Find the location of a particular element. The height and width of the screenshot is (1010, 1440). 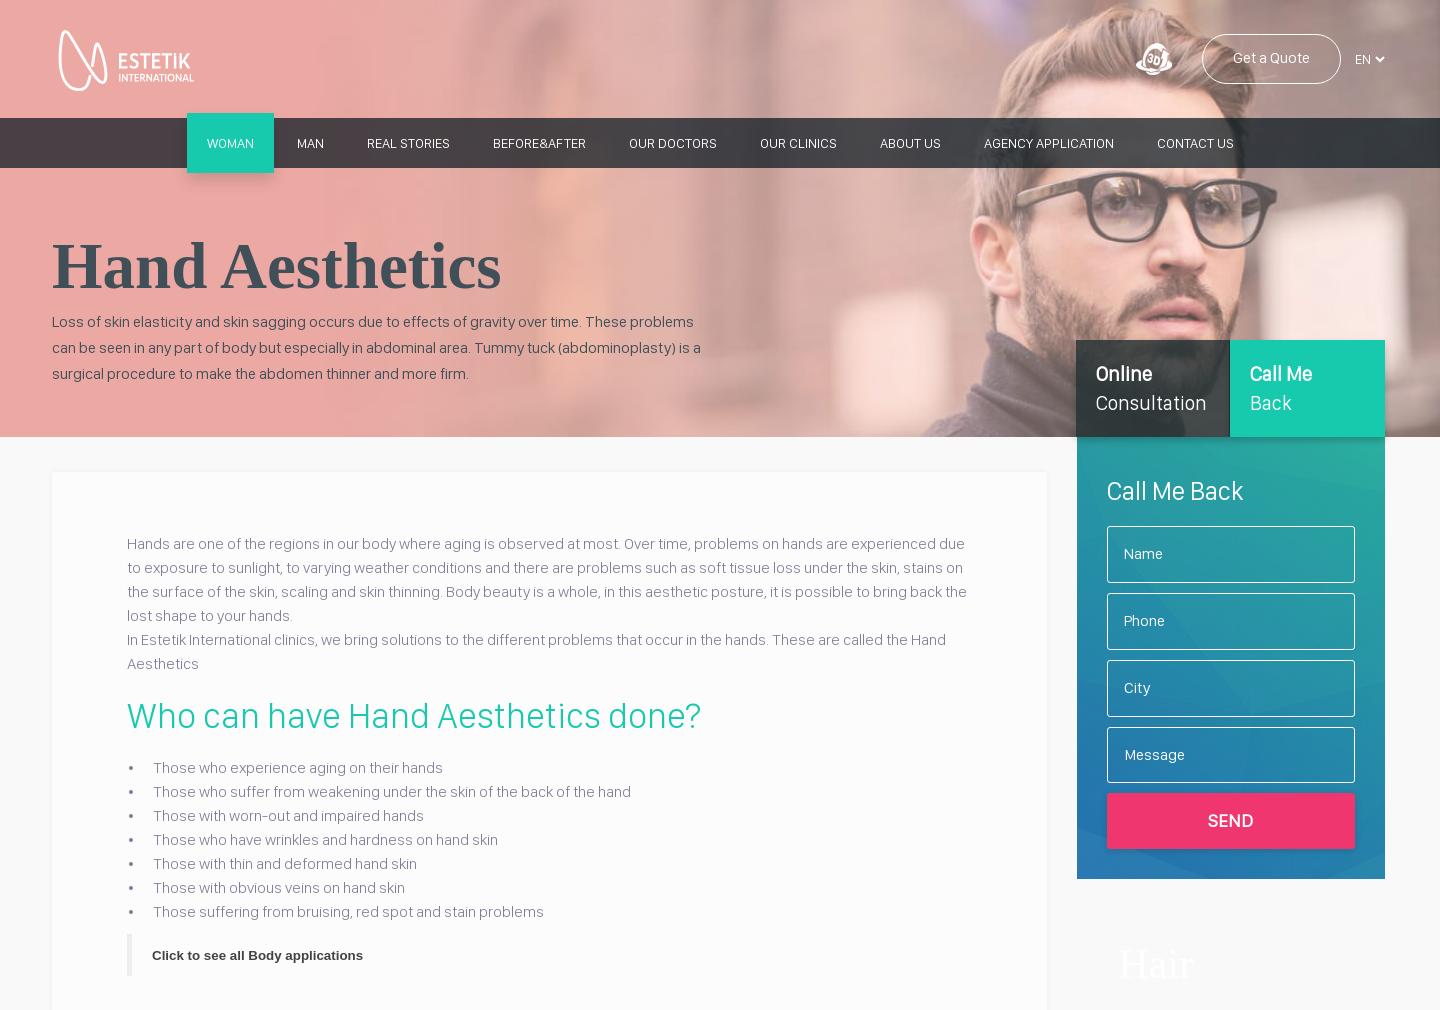

'Genital Aesthetics' is located at coordinates (381, 477).